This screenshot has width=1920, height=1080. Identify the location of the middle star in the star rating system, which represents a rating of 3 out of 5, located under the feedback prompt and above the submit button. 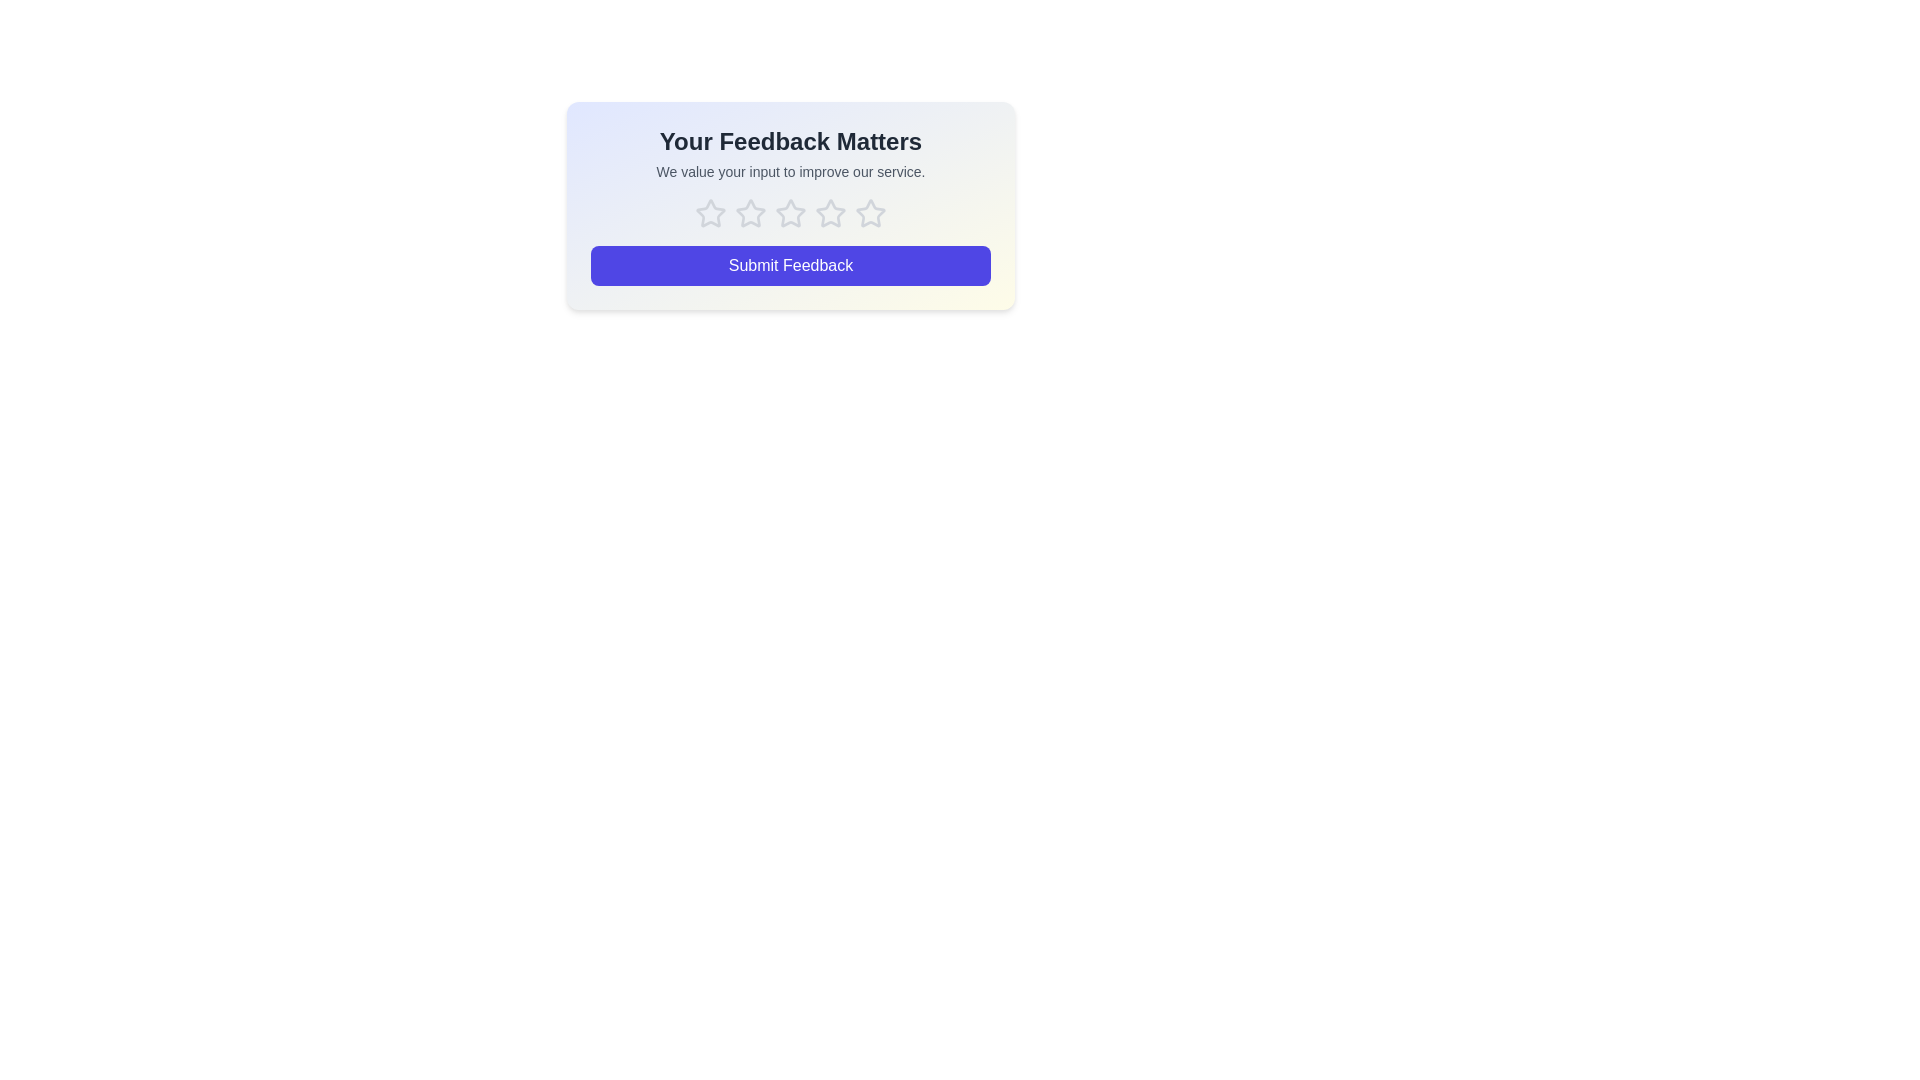
(790, 213).